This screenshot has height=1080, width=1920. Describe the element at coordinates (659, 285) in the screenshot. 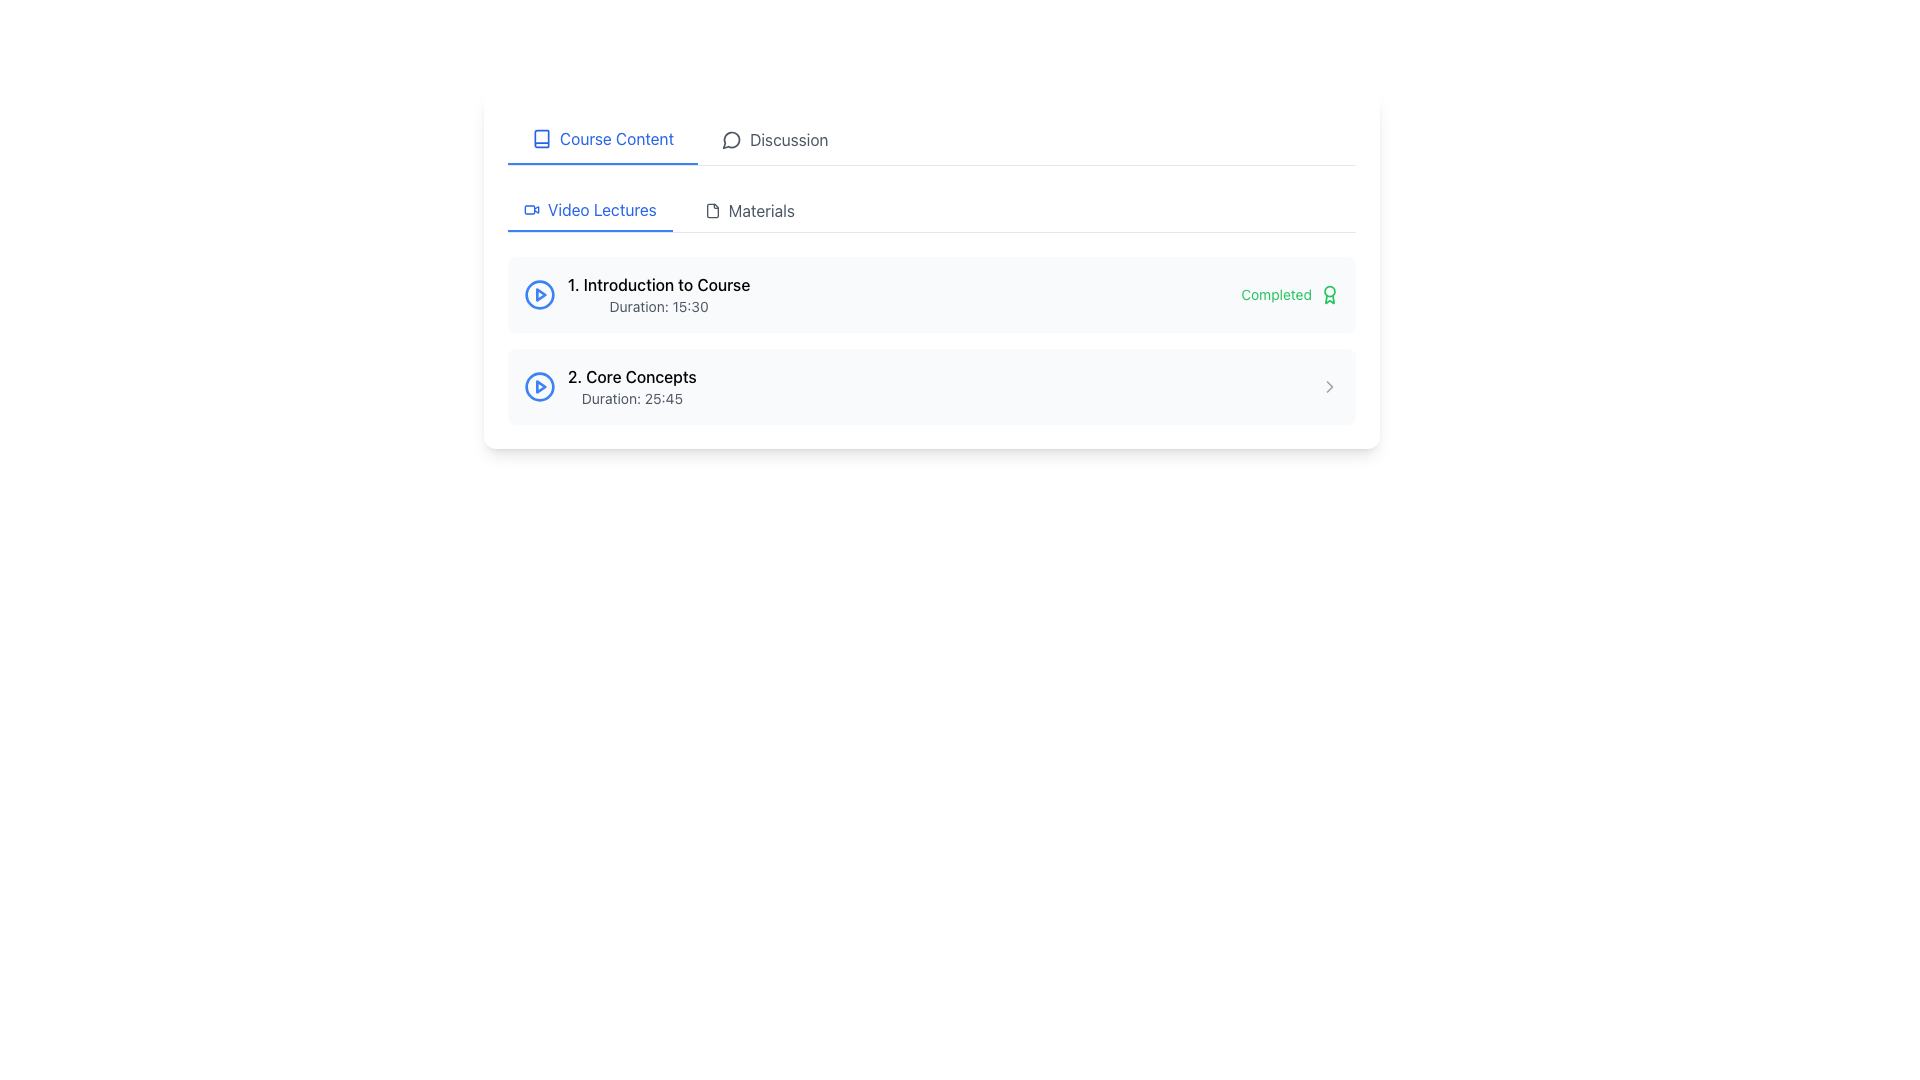

I see `the static text element that serves as the title for a video lecture, positioned above the 'Duration: 15:30' text in the 'Video Lectures' tab` at that location.